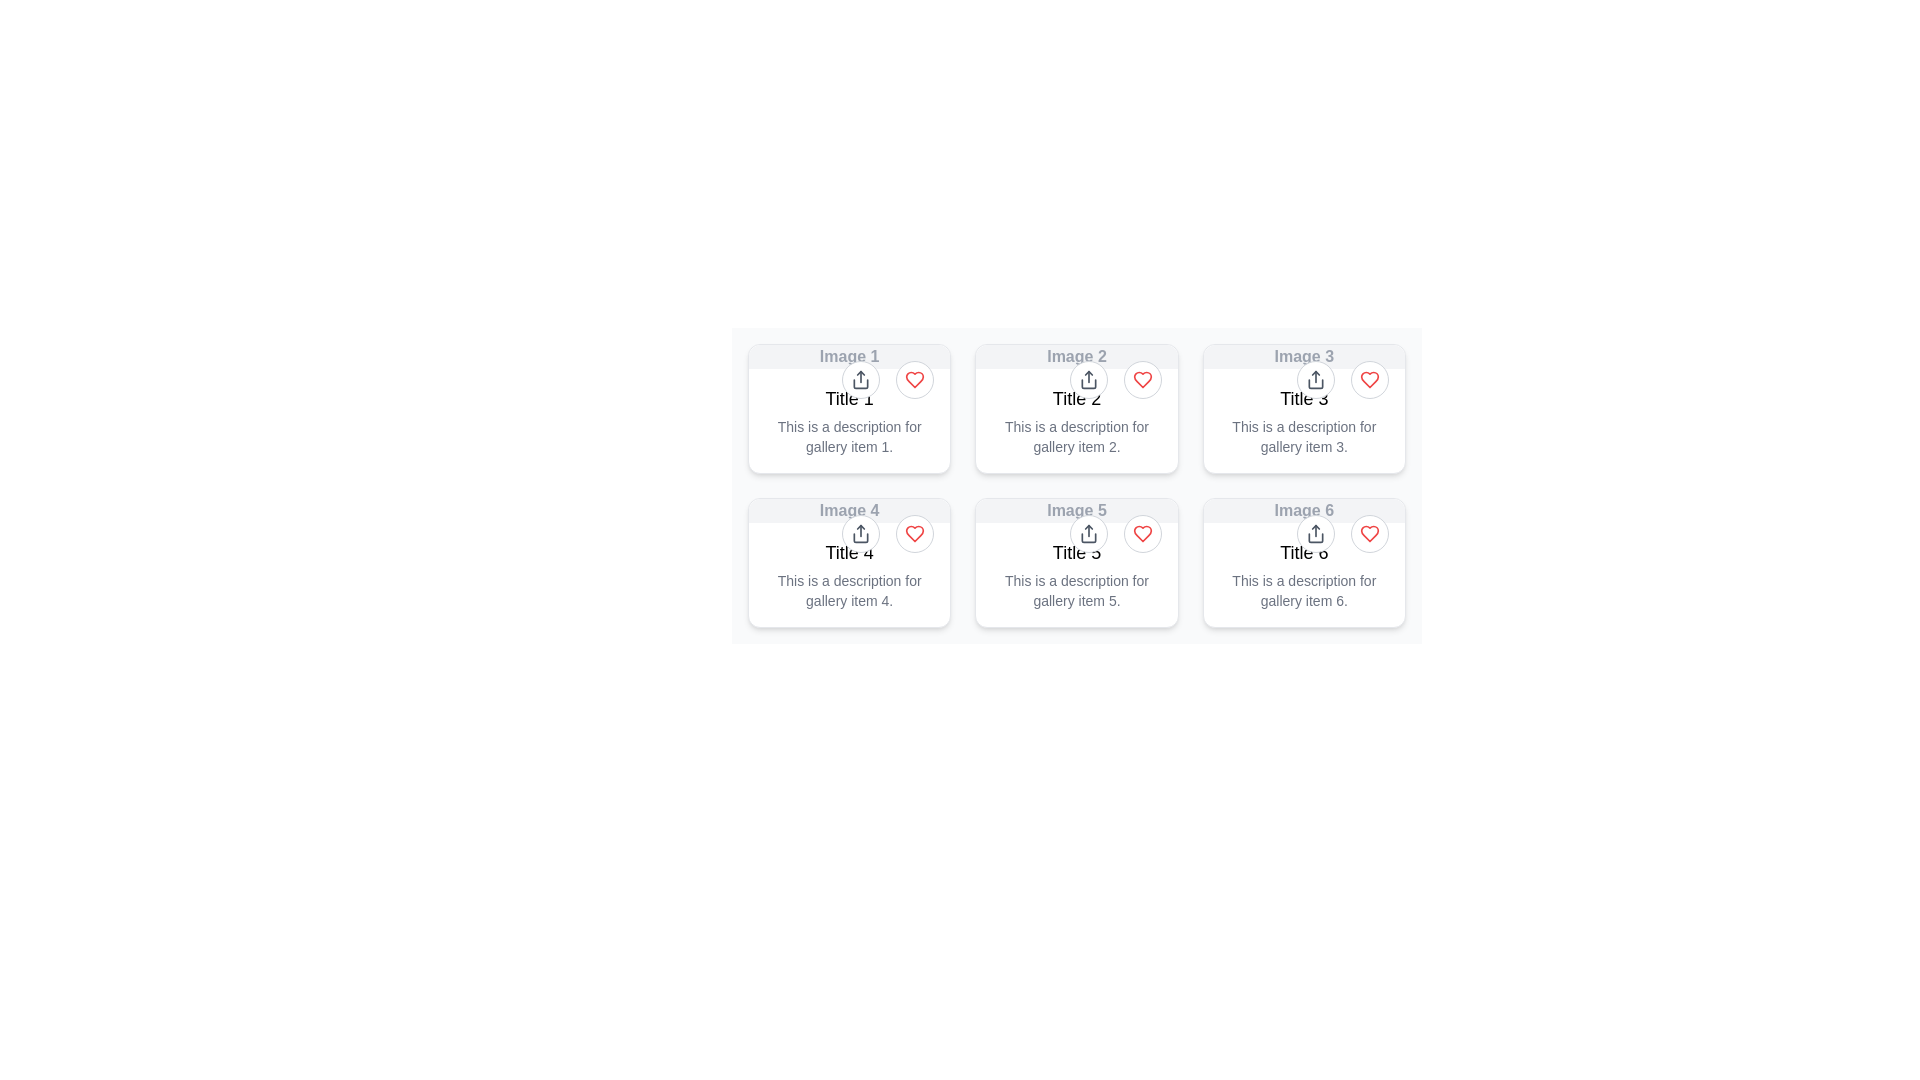 This screenshot has height=1080, width=1920. Describe the element at coordinates (1304, 435) in the screenshot. I see `the text block displaying 'This is a description for gallery item 3.' which is located in the third column of the top row of a card layout under 'Title 3'` at that location.